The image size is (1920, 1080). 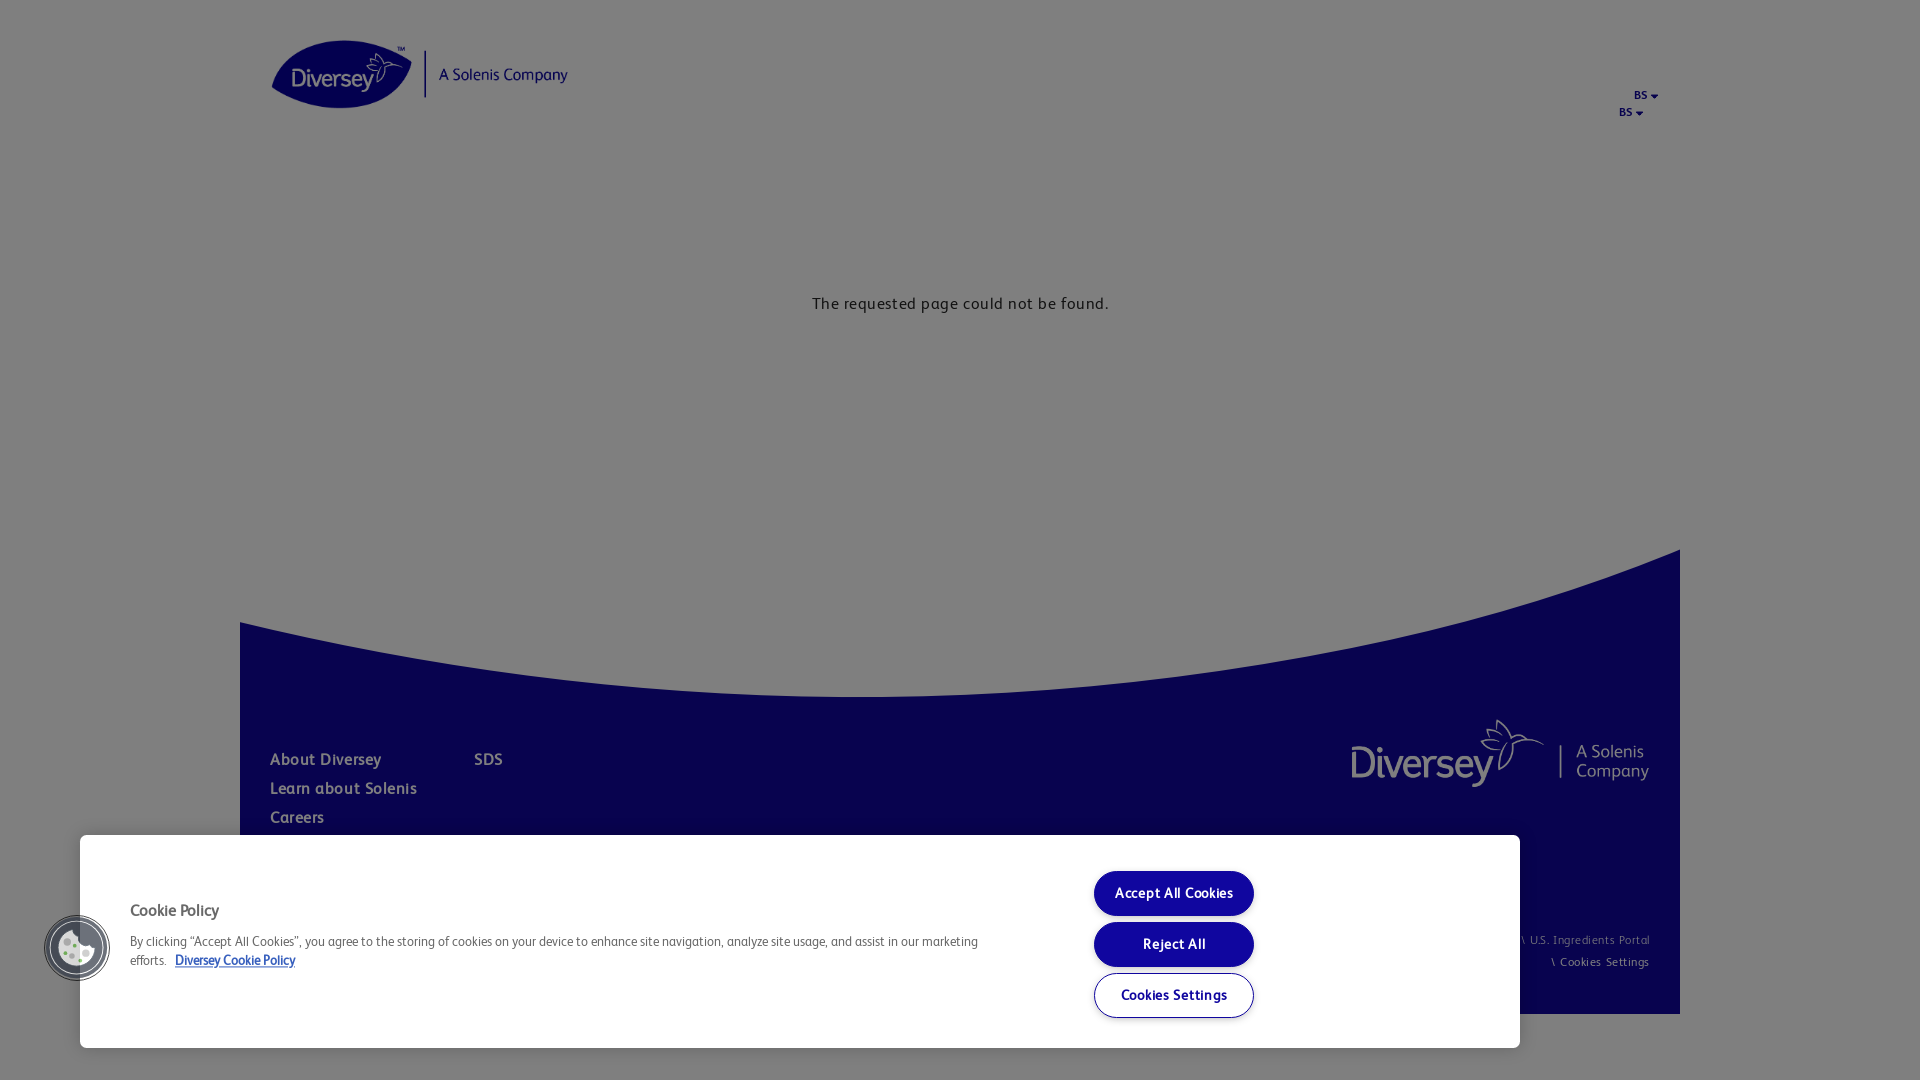 I want to click on 'BS', so click(x=1627, y=112).